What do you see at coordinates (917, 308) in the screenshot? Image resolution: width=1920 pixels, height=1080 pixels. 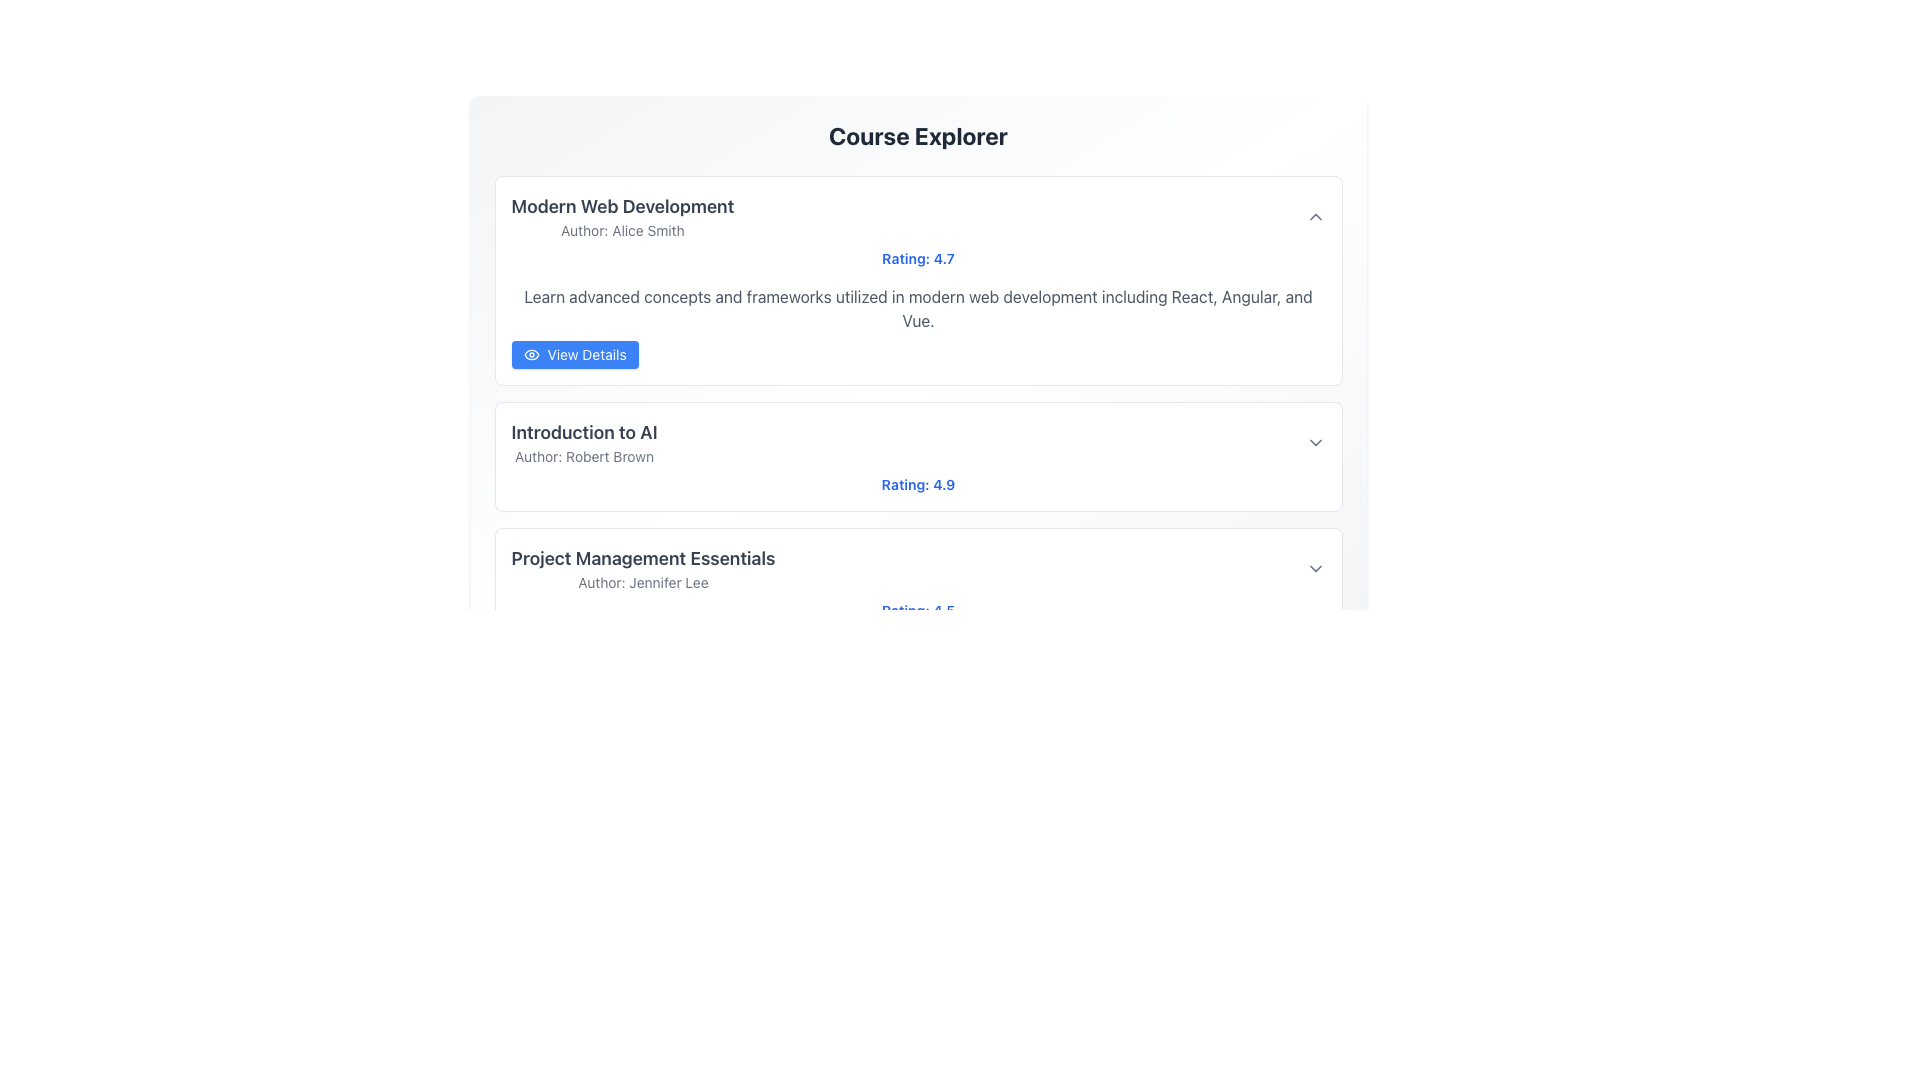 I see `paragraph content block providing an overview of the course titled 'Modern Web Development', which is located below the title and author information` at bounding box center [917, 308].